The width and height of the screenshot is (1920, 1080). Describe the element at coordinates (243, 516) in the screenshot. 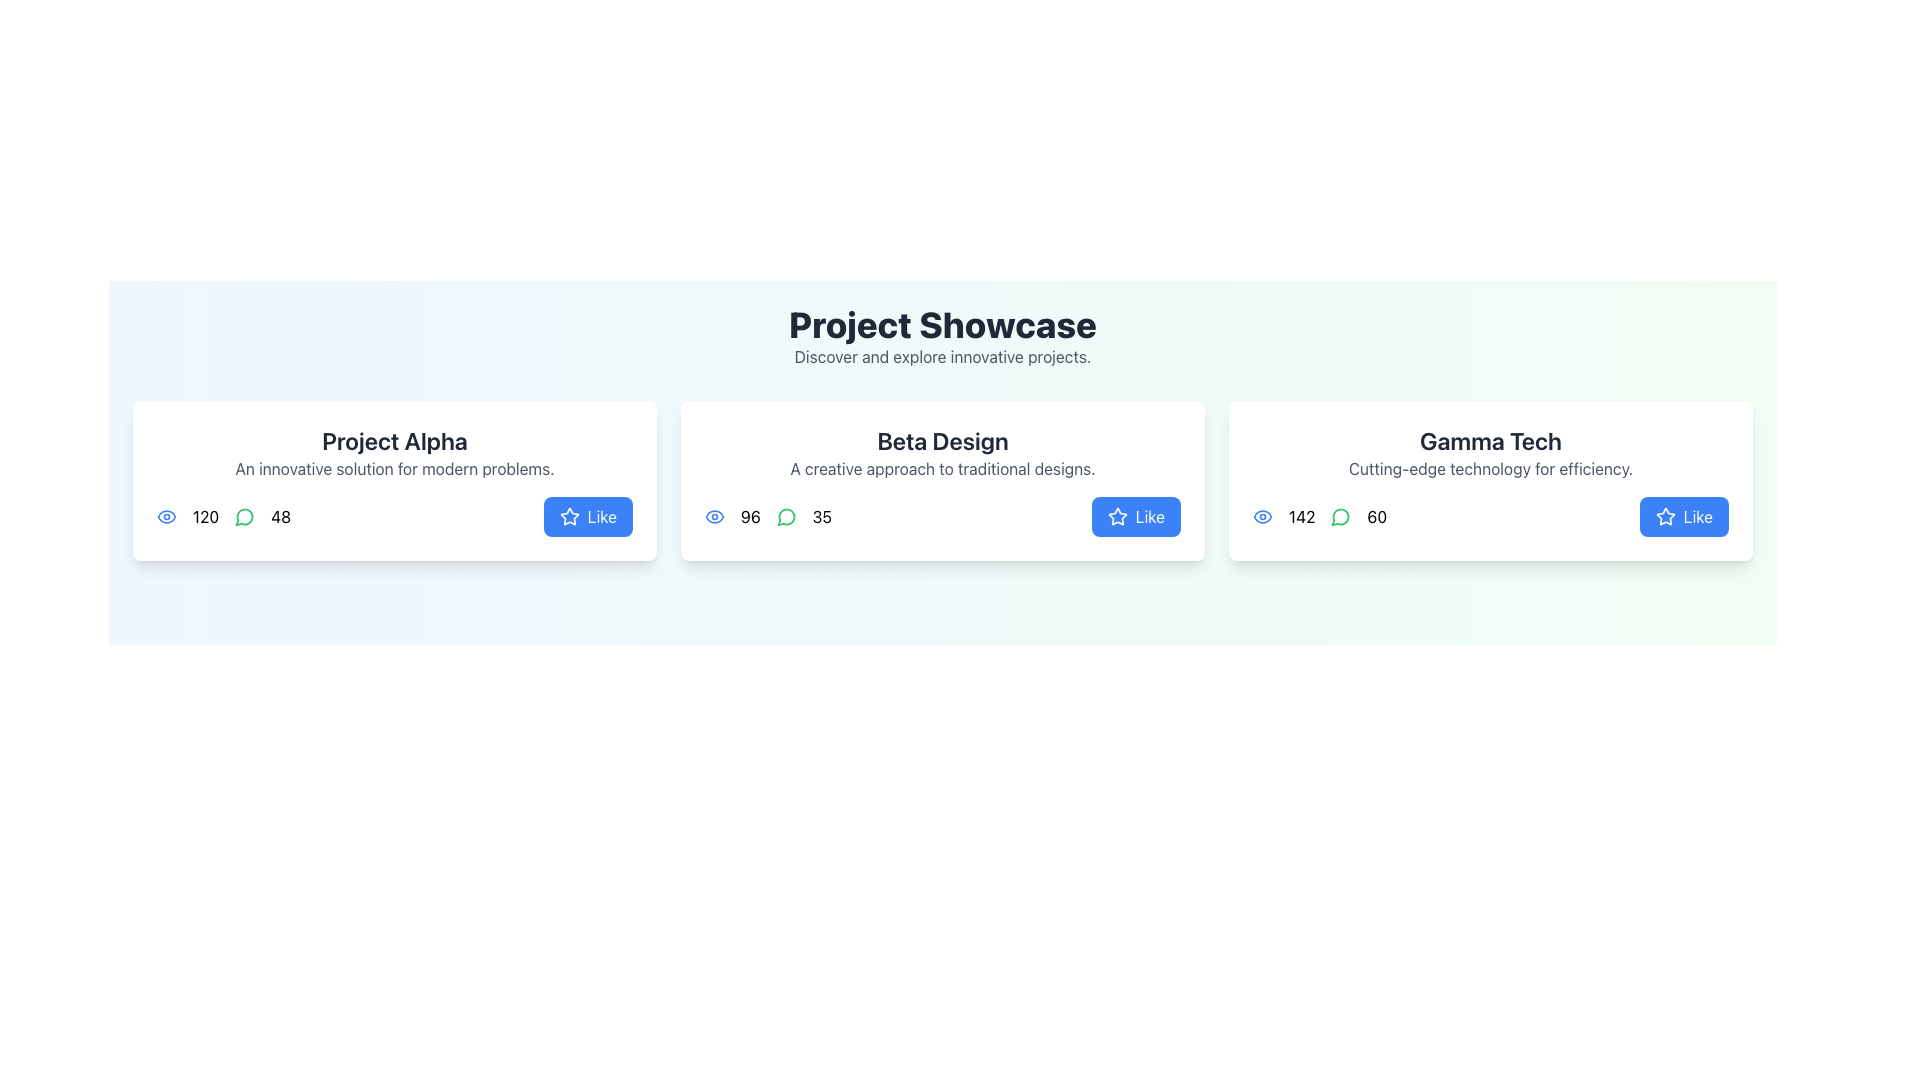

I see `the green circular icon with a message-like shape, located below the 'Project Alpha' title, second in the row next to the blue eye icon and the number 48` at that location.